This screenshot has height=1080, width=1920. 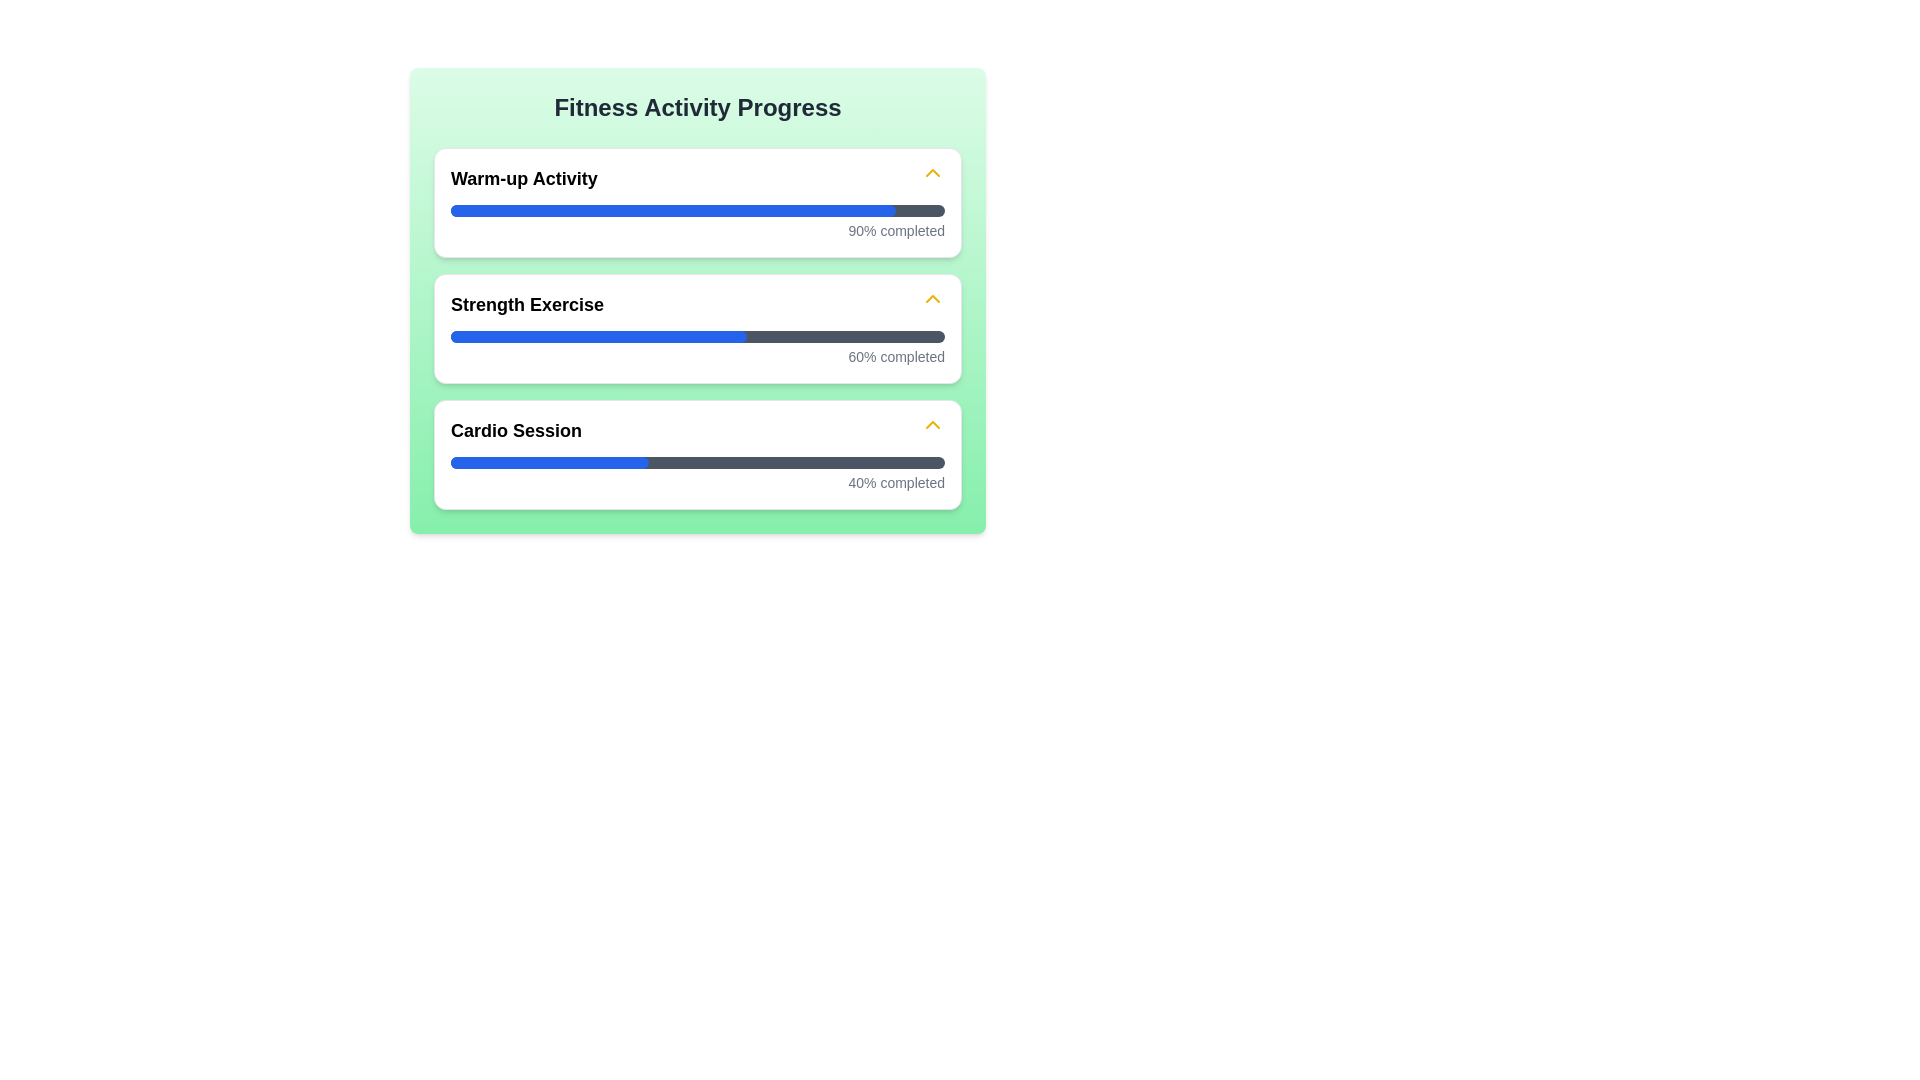 What do you see at coordinates (697, 455) in the screenshot?
I see `completion percentage displayed on the Progress card for the 'Cardio Session' activity, which is the third item in the vertical list of activity progress cards` at bounding box center [697, 455].